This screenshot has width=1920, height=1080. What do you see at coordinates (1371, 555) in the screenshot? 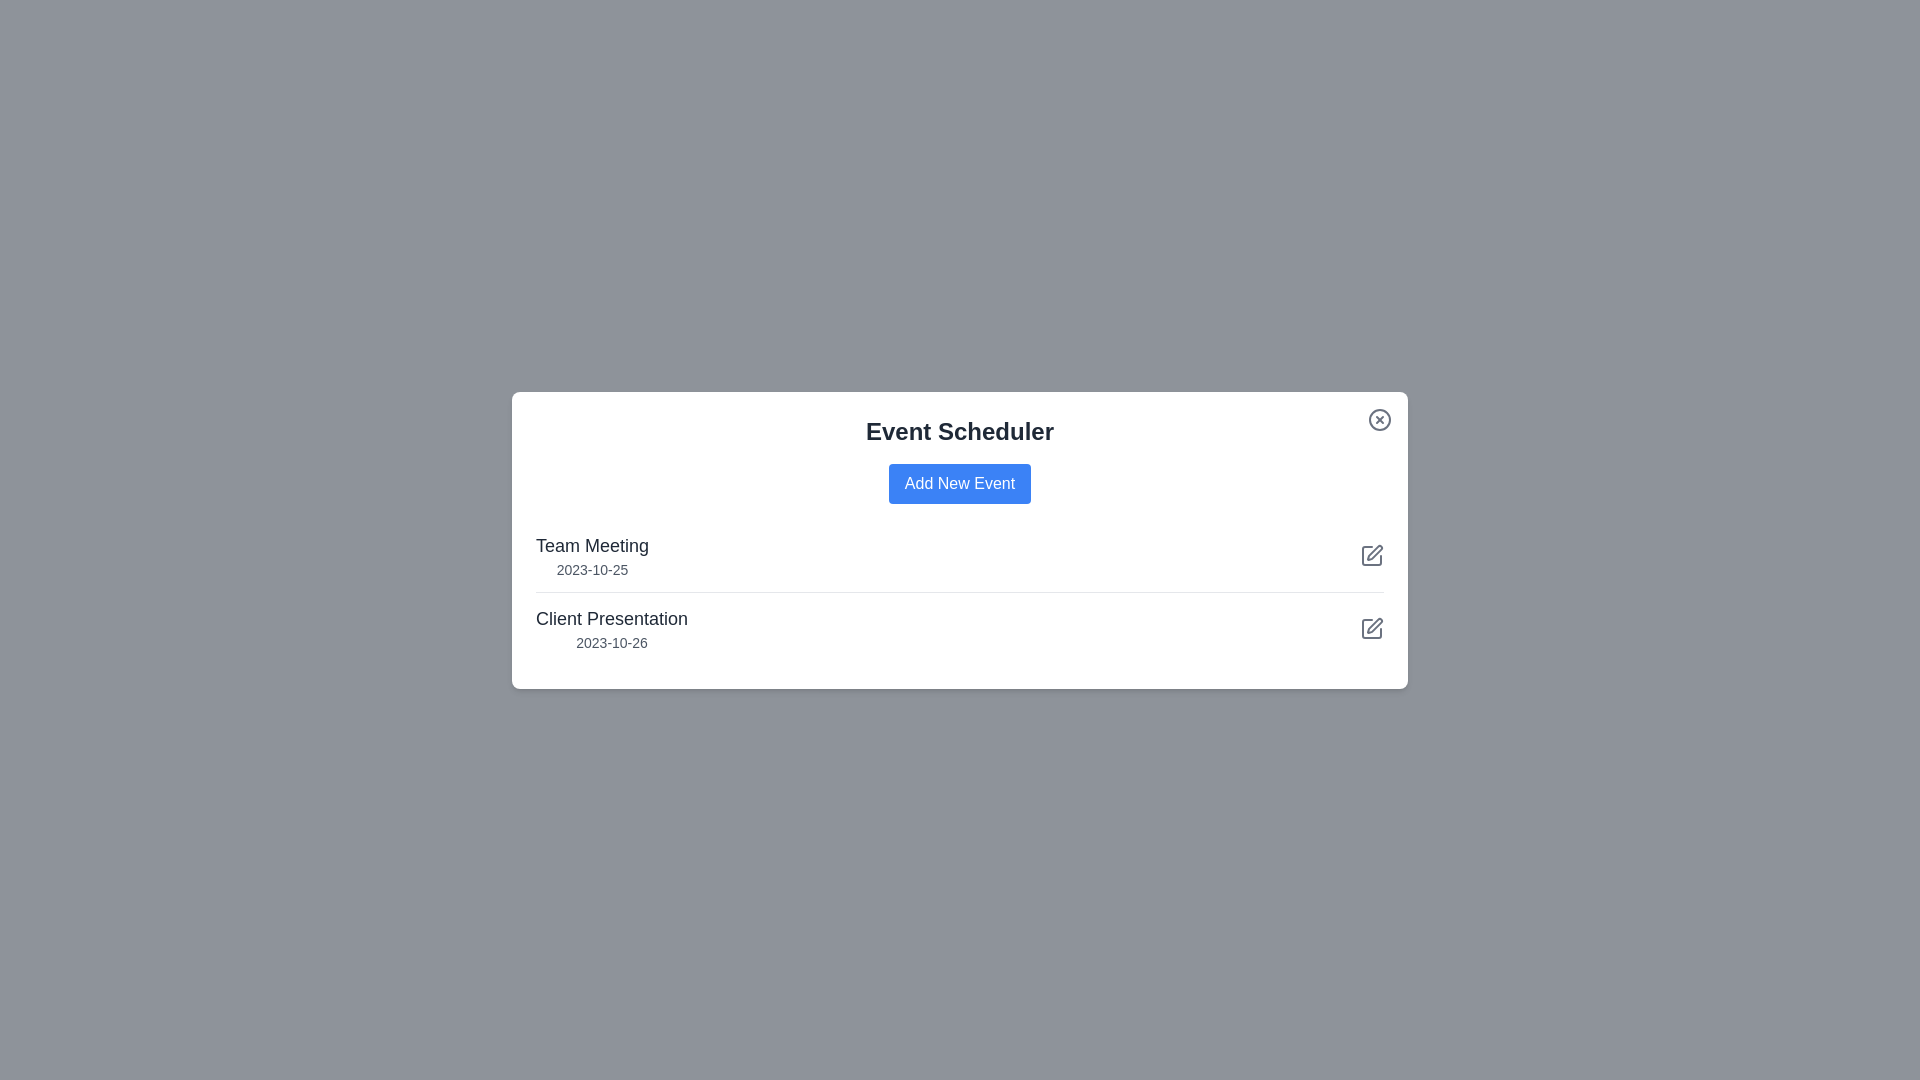
I see `the edit icon, which is a square or rounded rectangle with a pen or pencil image, located to the right of the 'Team Meeting' text. It is the first edit icon above the second icon near 'Client Presentation'` at bounding box center [1371, 555].